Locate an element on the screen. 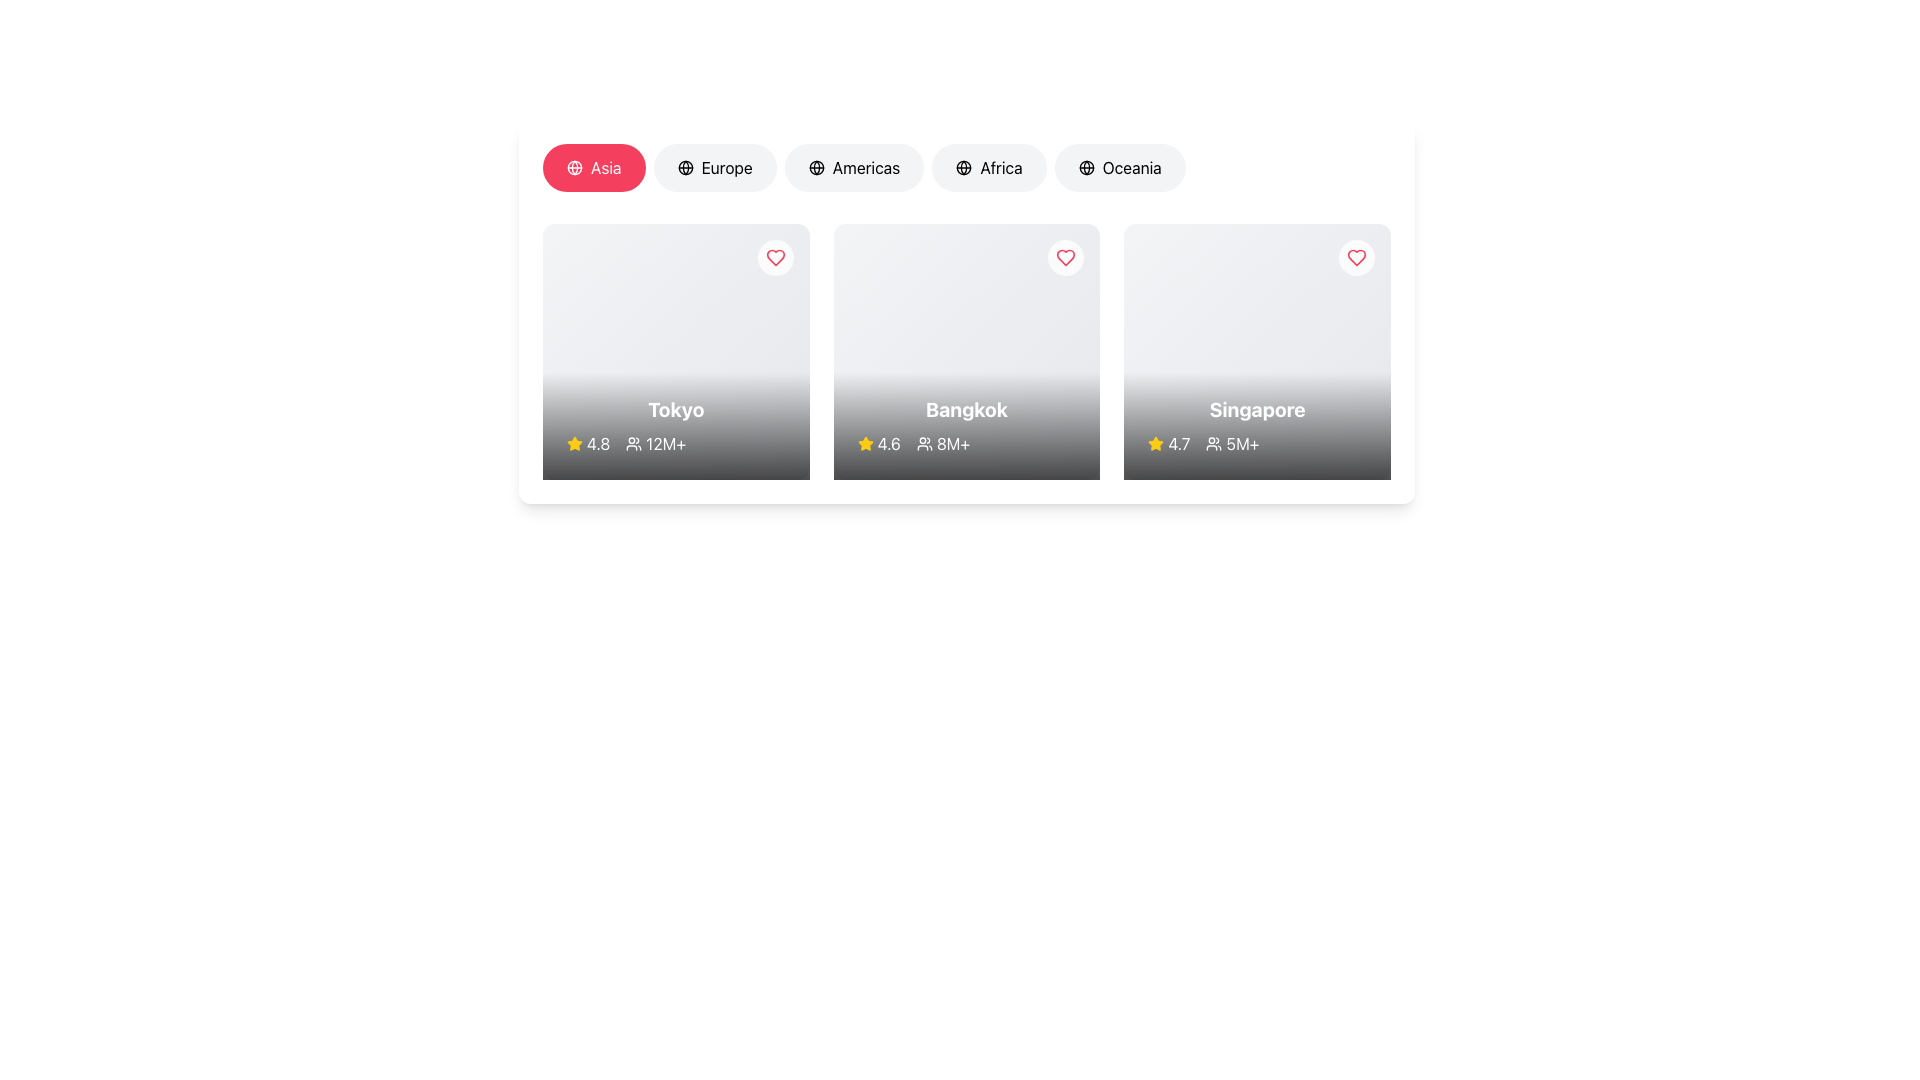 The width and height of the screenshot is (1920, 1080). the 'Americas' button is located at coordinates (854, 167).